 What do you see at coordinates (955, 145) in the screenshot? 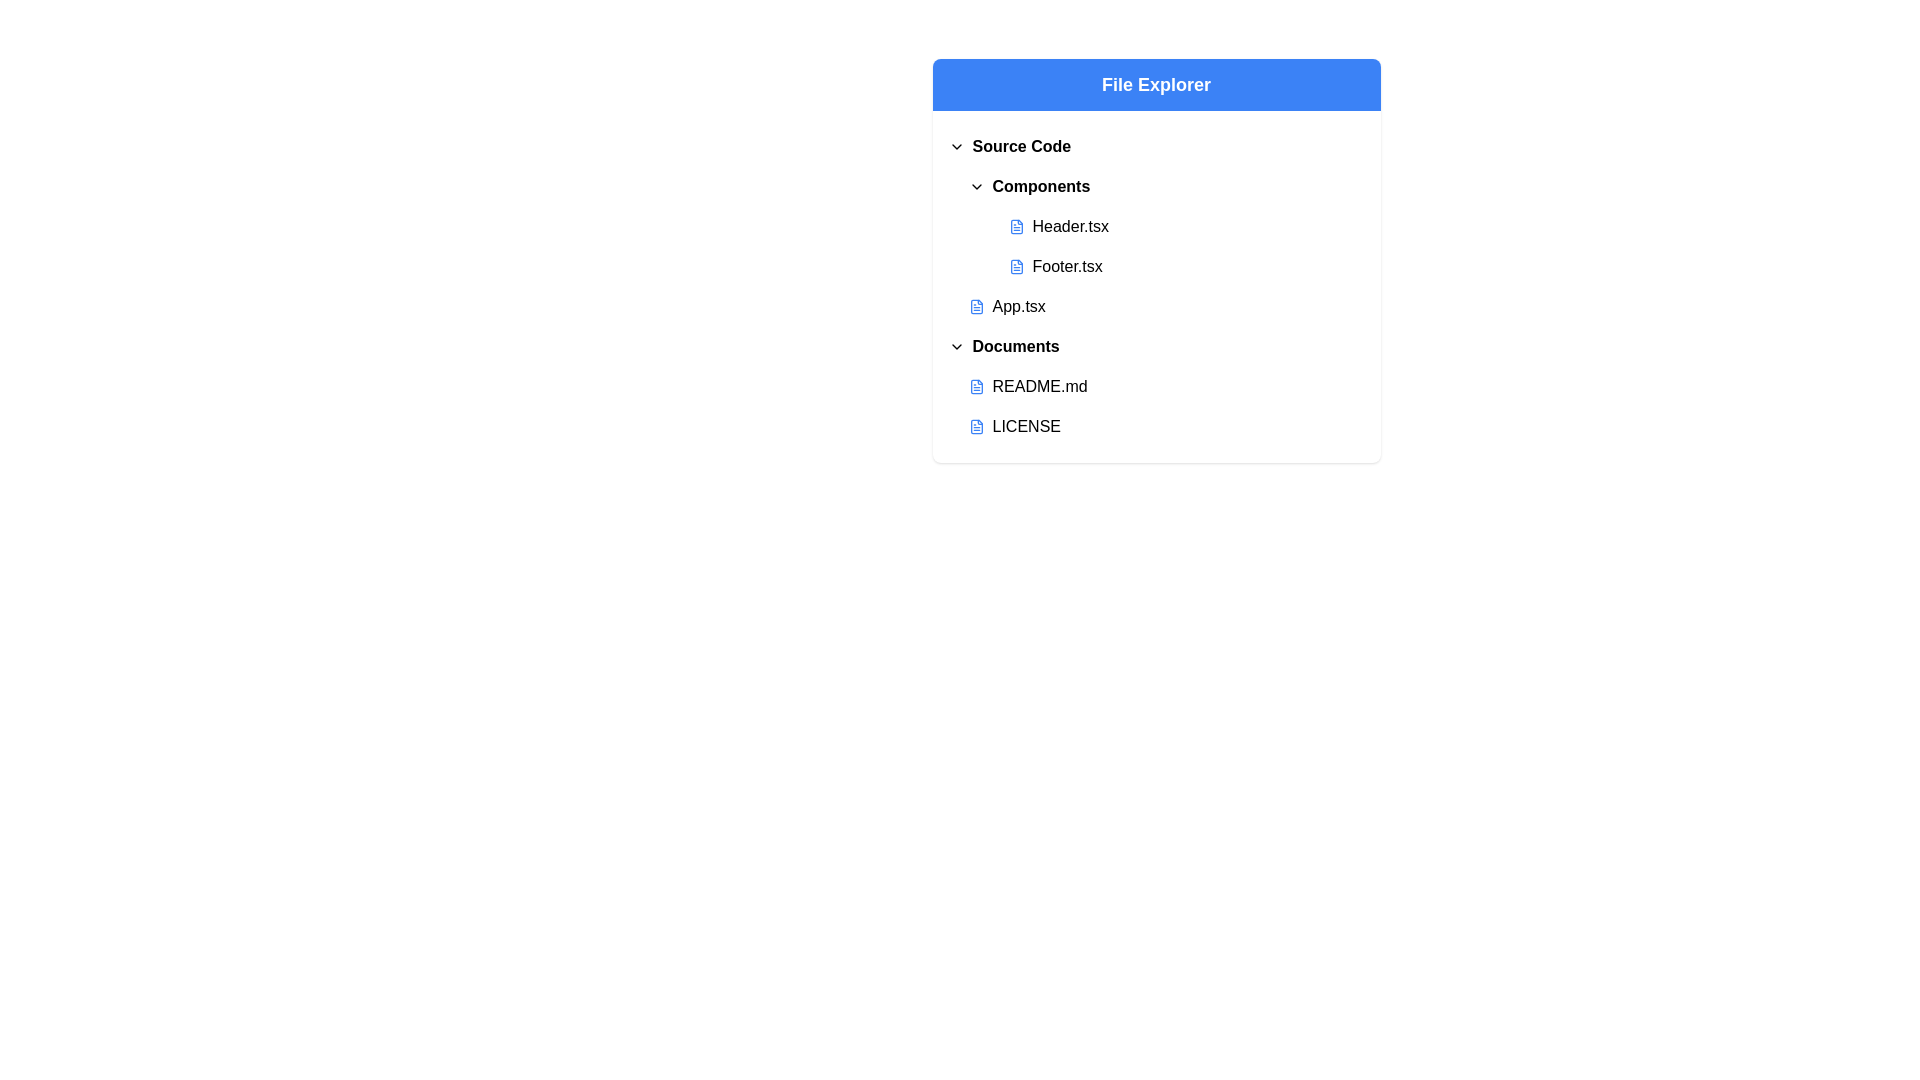
I see `the Chevron Down icon located to the left of the 'Source Code' text` at bounding box center [955, 145].